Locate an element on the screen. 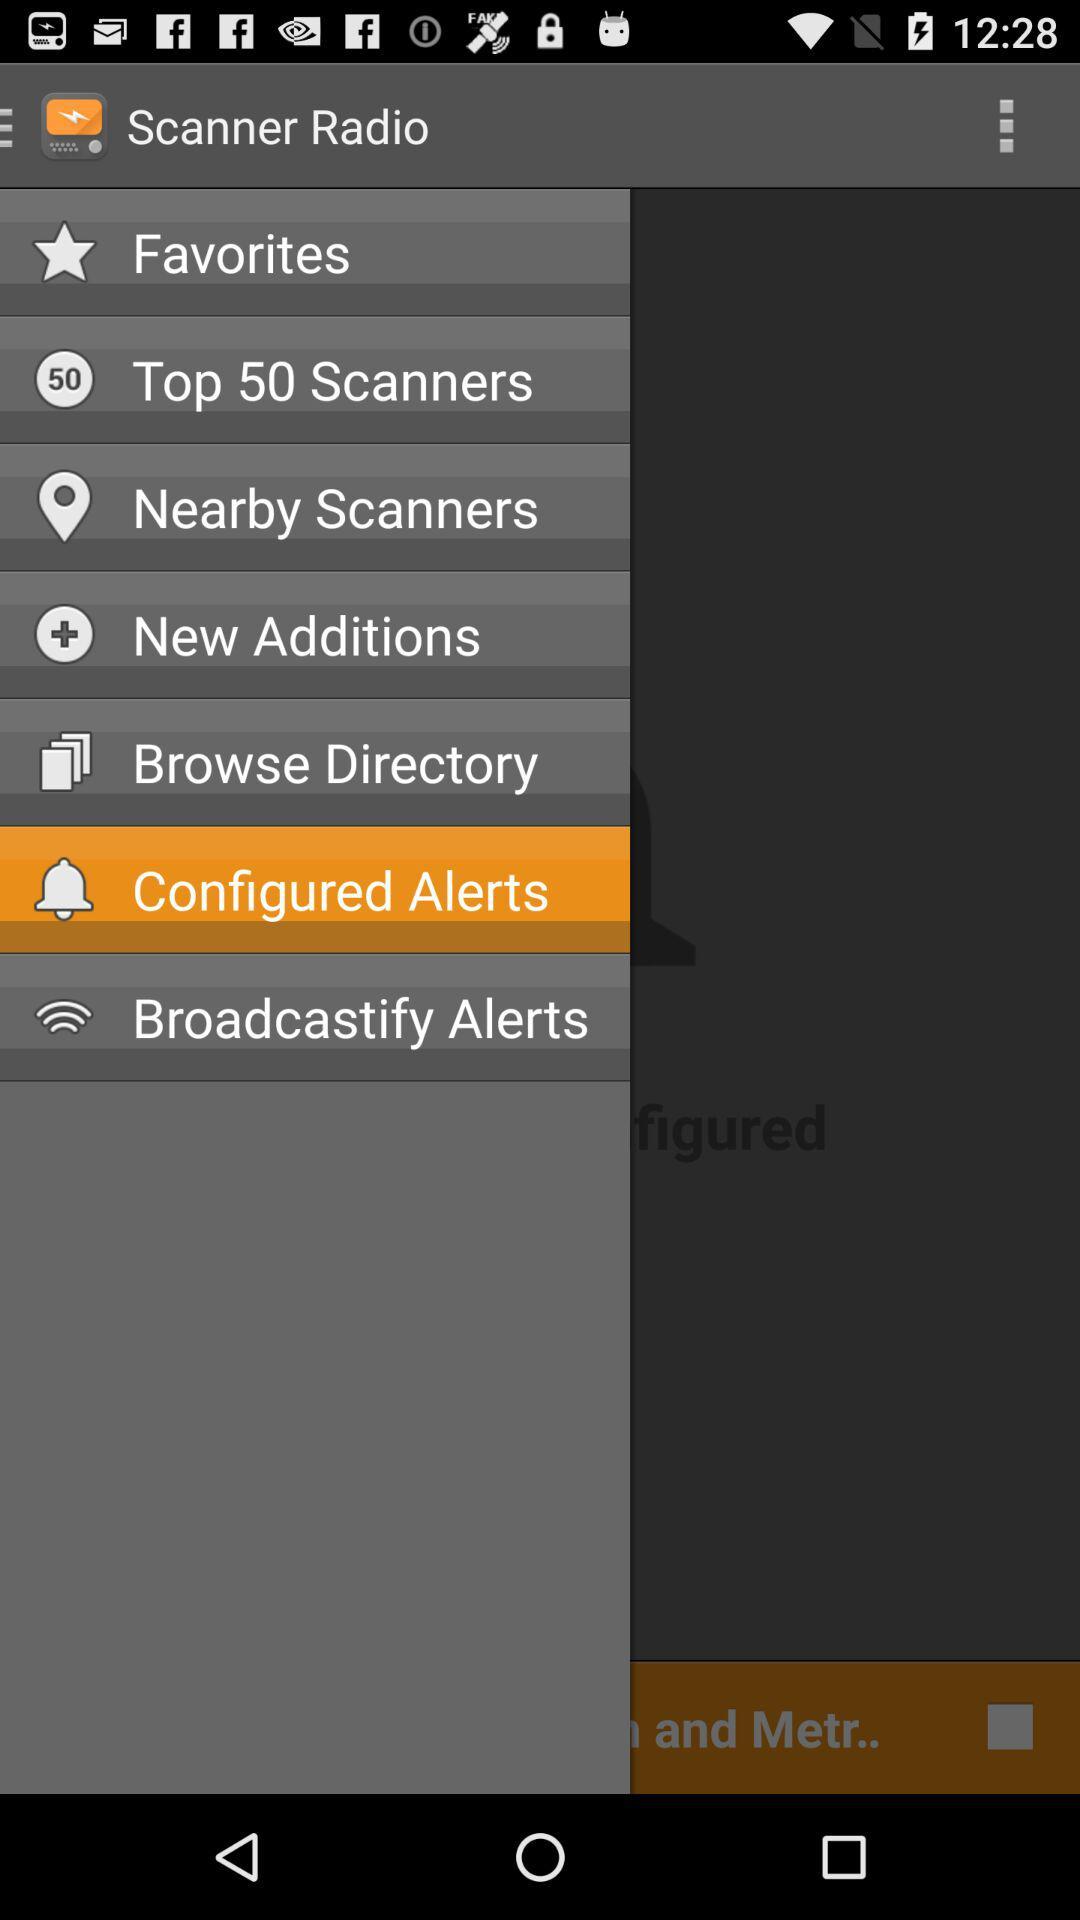  the plus symbol is located at coordinates (64, 633).